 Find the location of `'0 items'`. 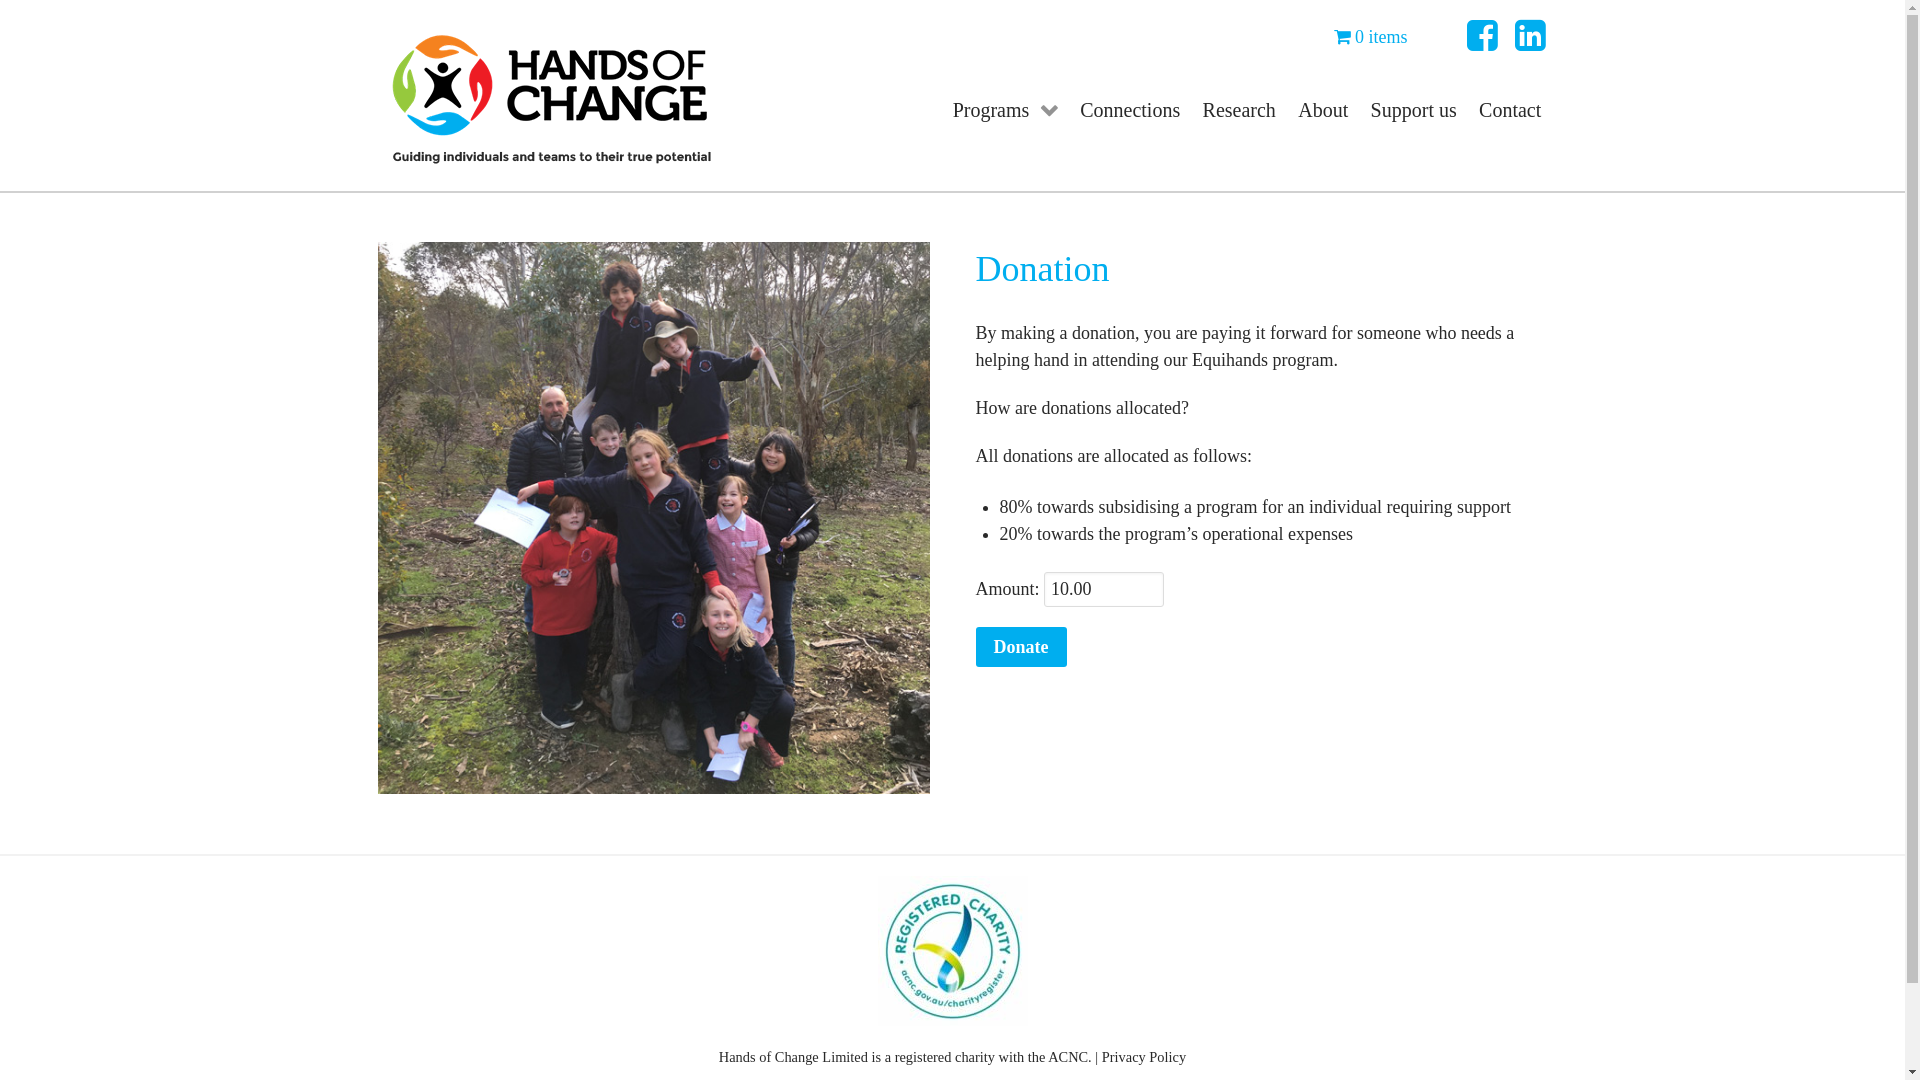

'0 items' is located at coordinates (1370, 37).